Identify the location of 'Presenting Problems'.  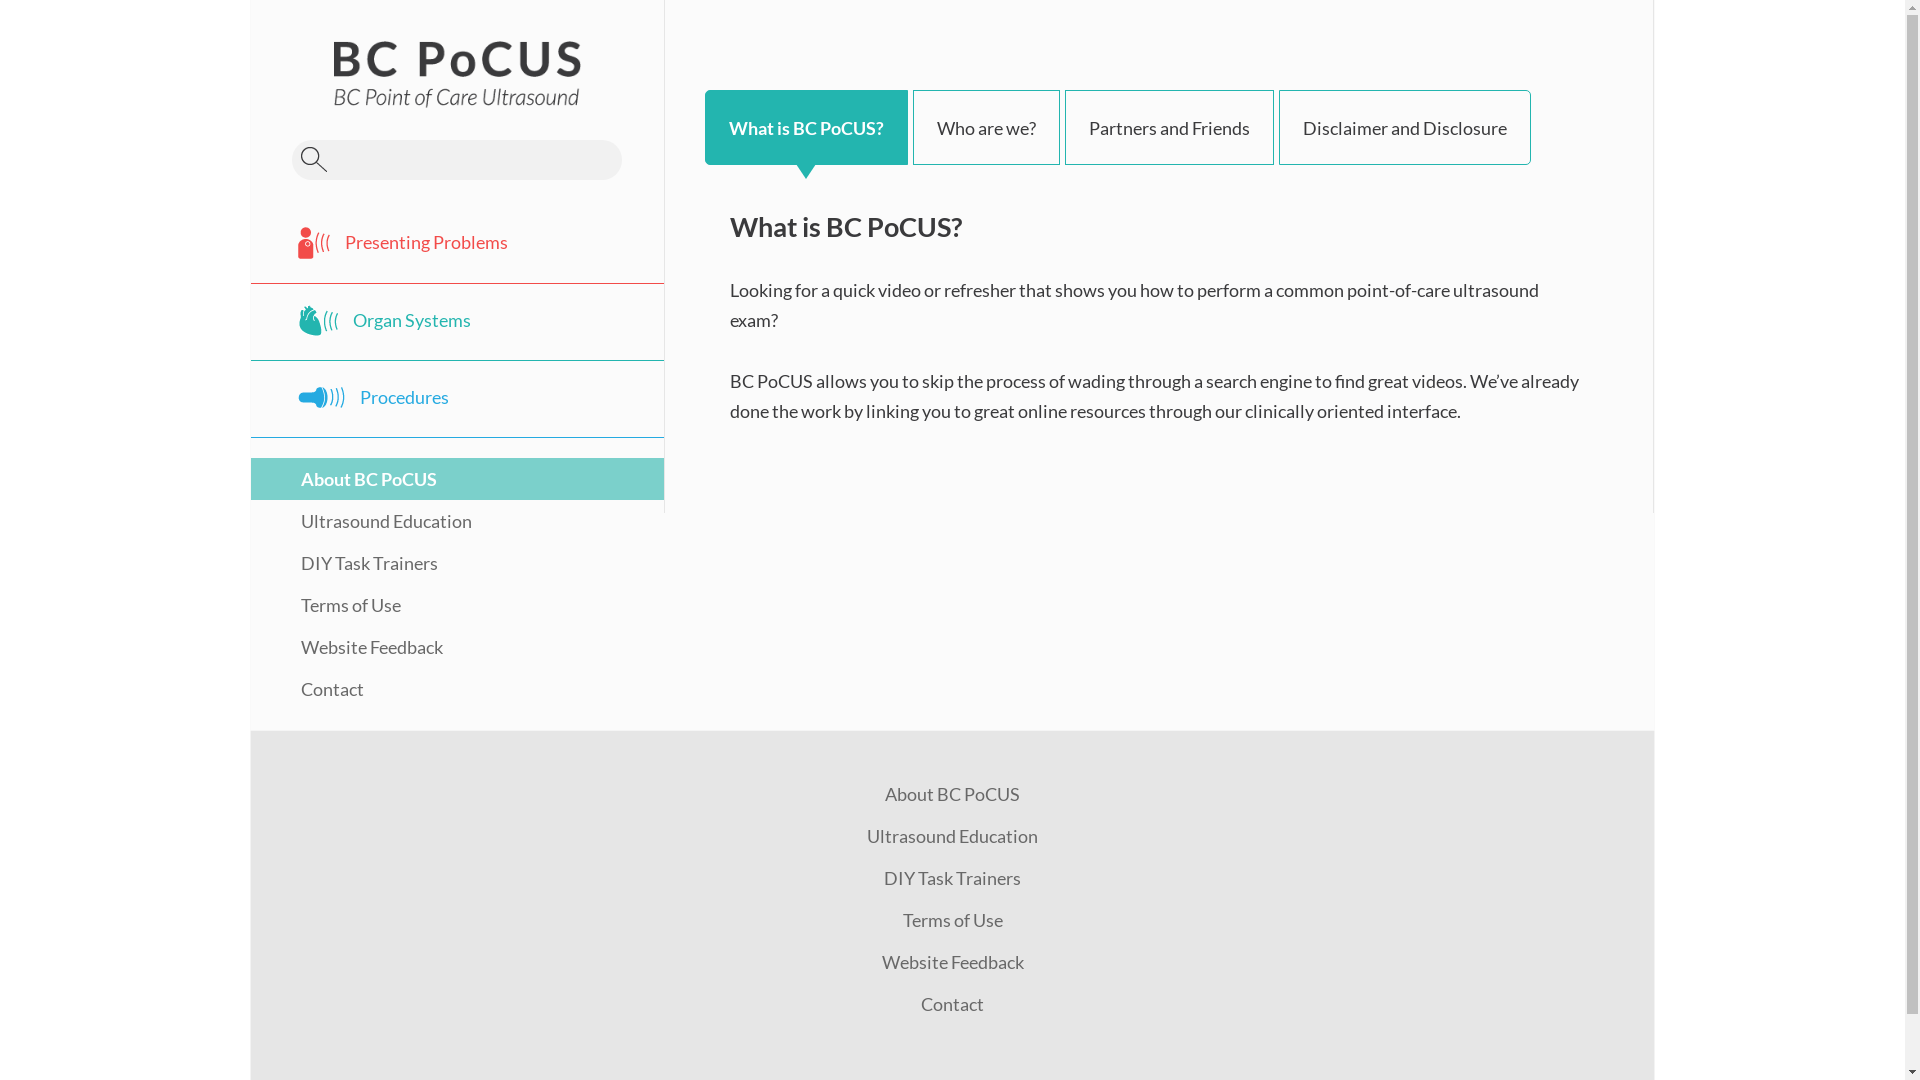
(249, 243).